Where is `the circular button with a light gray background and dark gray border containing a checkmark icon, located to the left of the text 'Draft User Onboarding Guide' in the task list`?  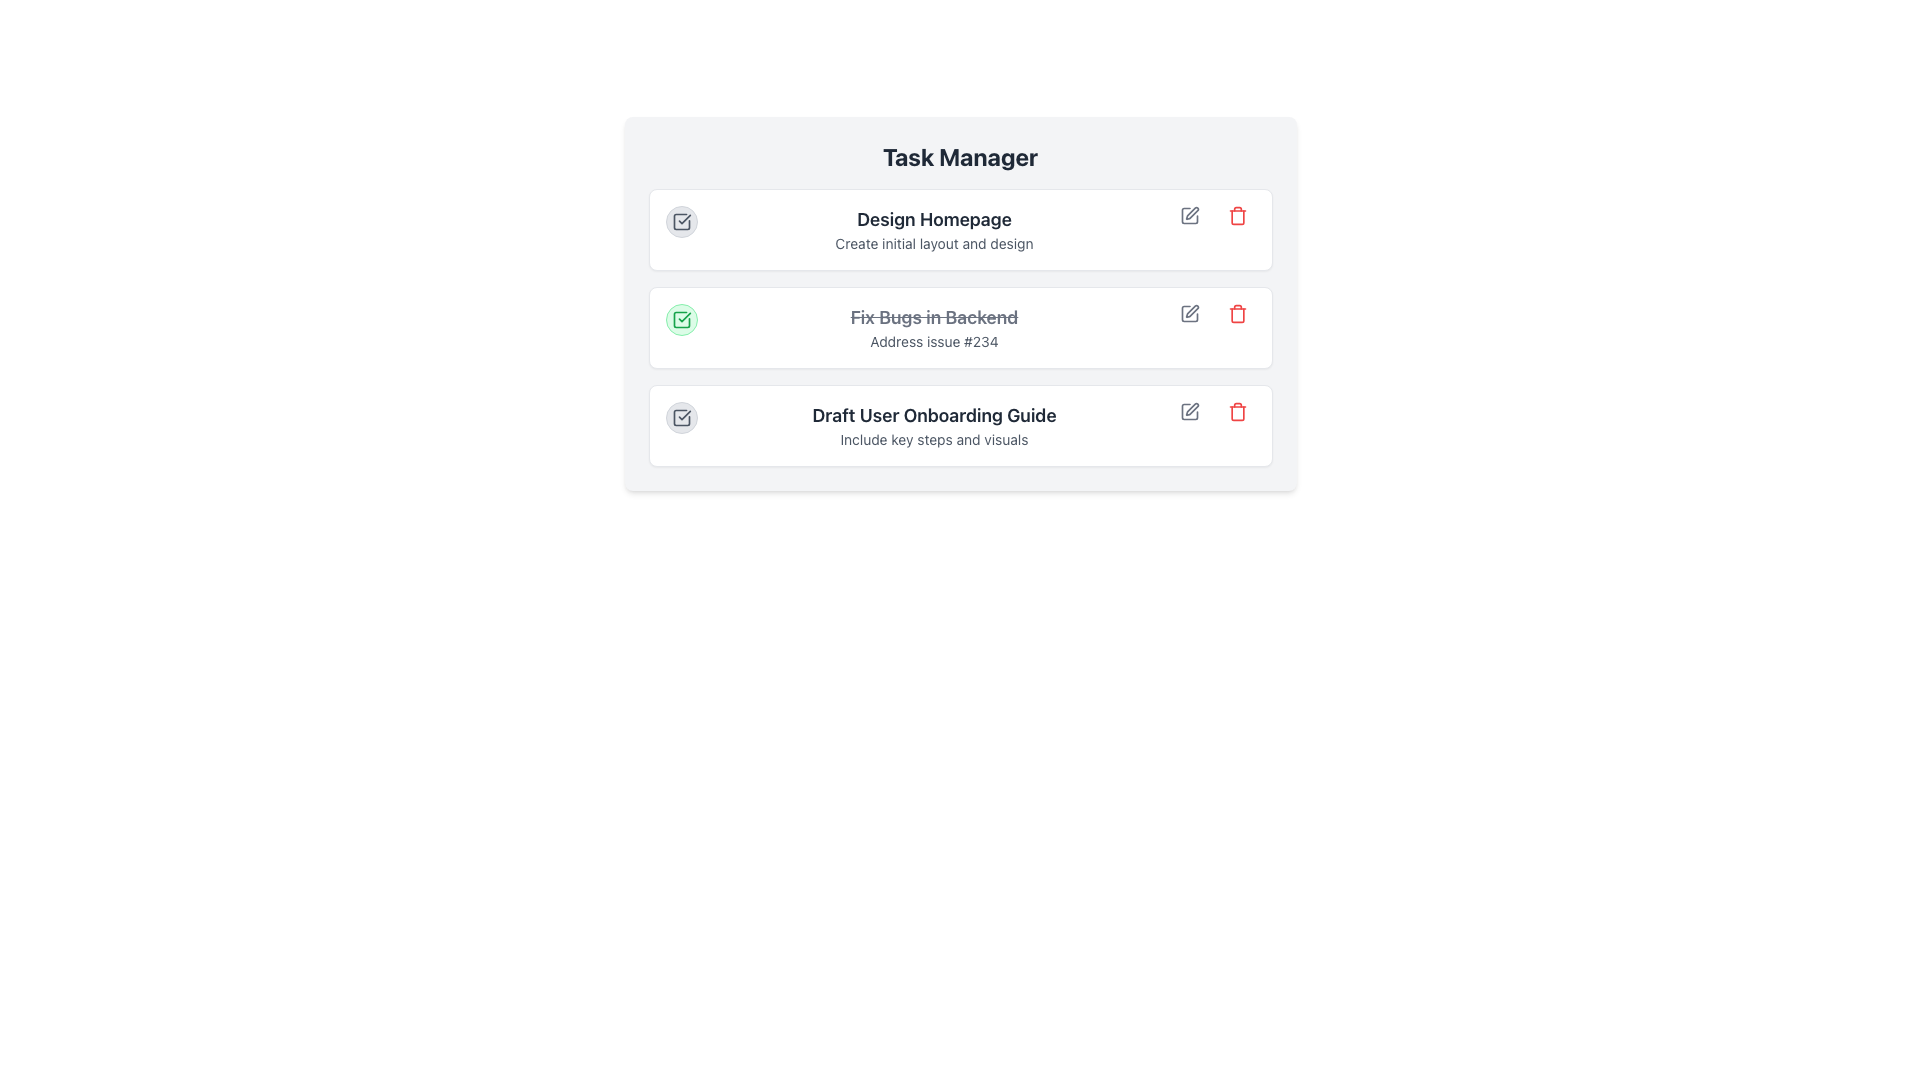
the circular button with a light gray background and dark gray border containing a checkmark icon, located to the left of the text 'Draft User Onboarding Guide' in the task list is located at coordinates (681, 416).